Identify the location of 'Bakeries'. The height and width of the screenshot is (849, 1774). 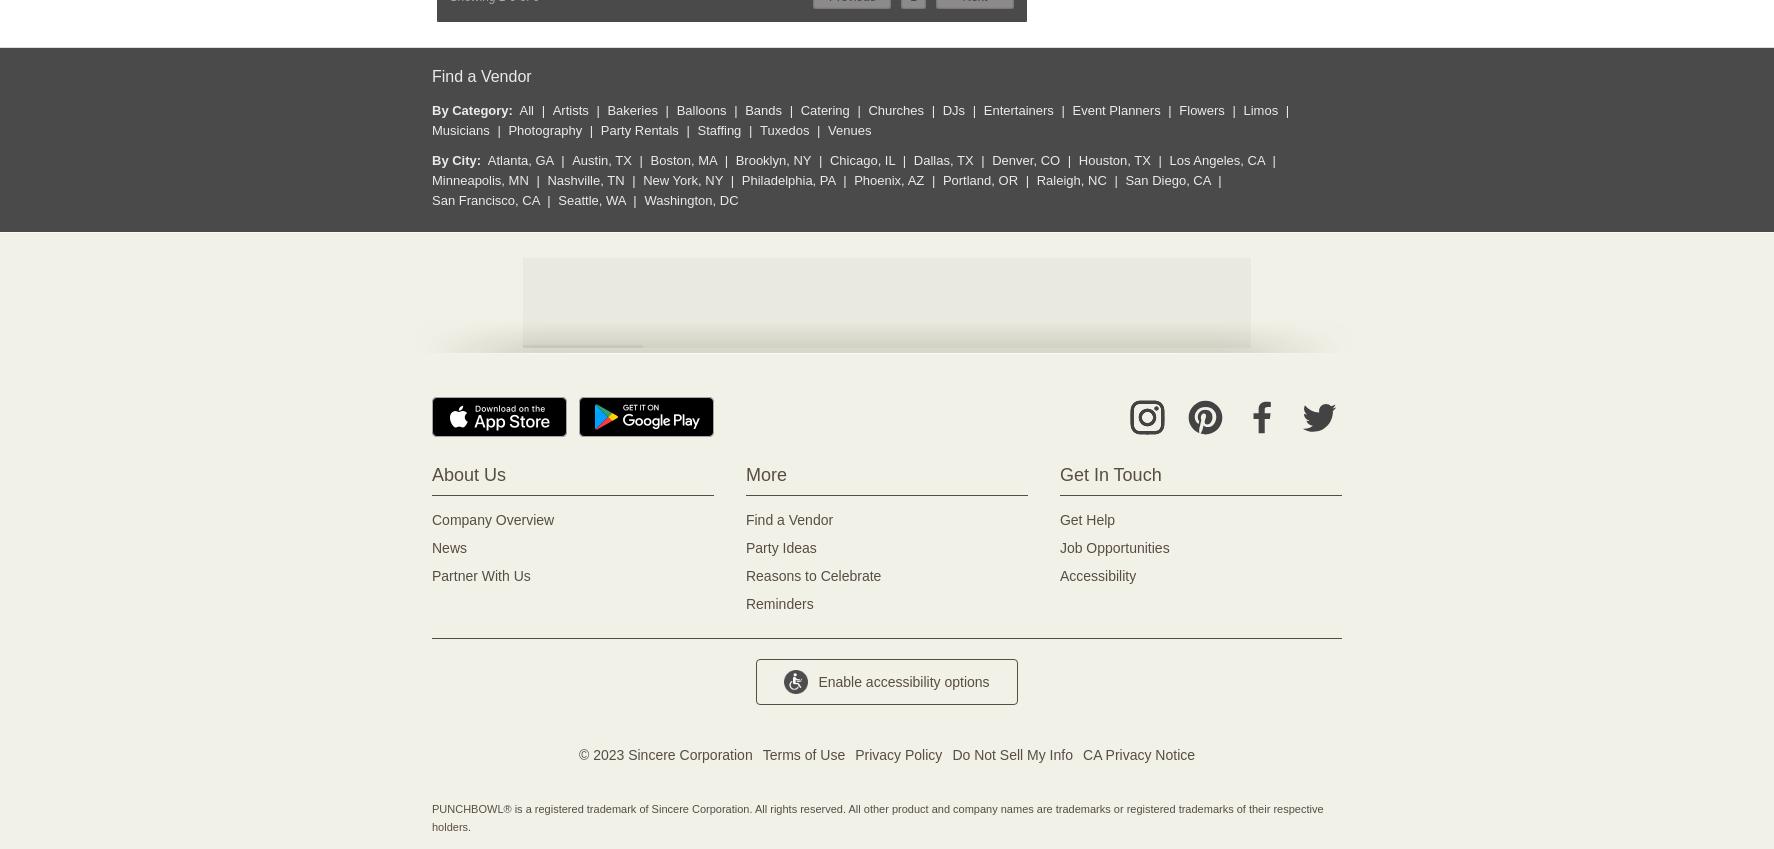
(632, 109).